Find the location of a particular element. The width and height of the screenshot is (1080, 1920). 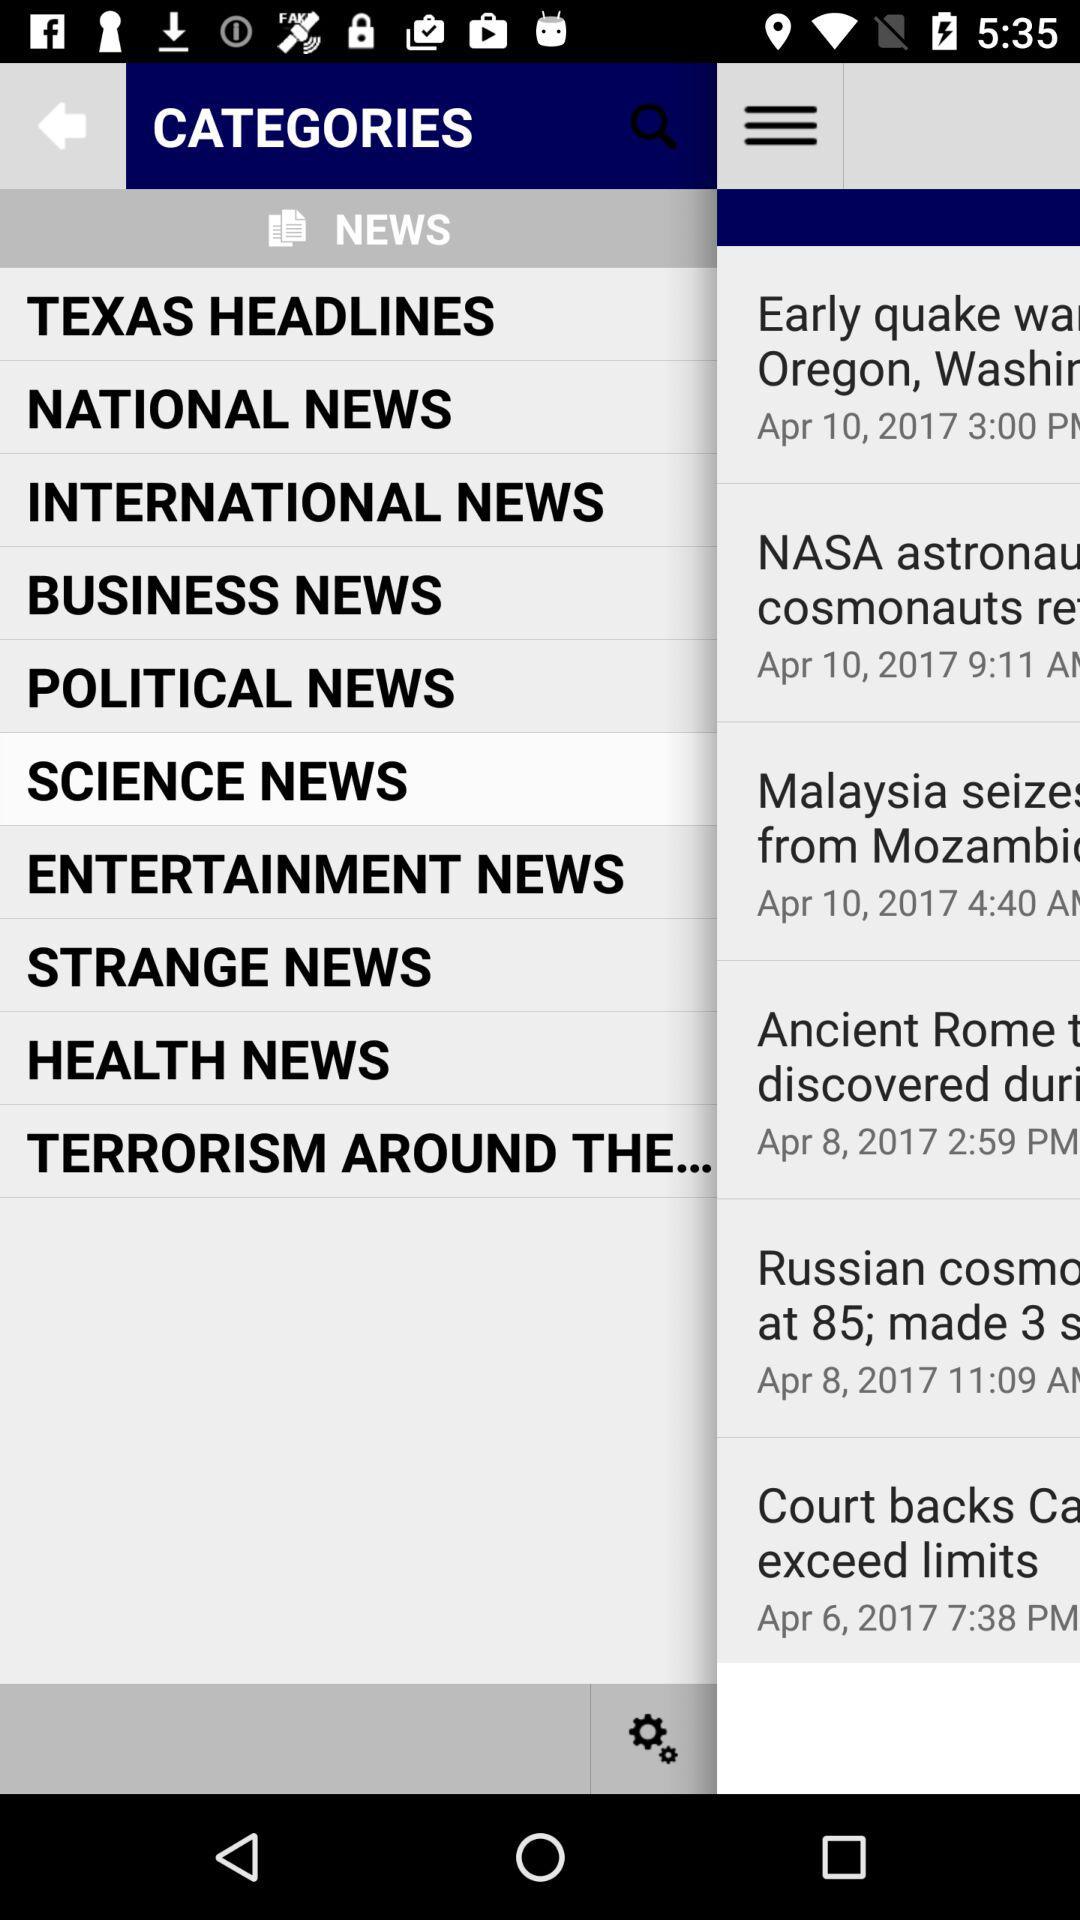

terrorism around the at the center is located at coordinates (371, 1150).